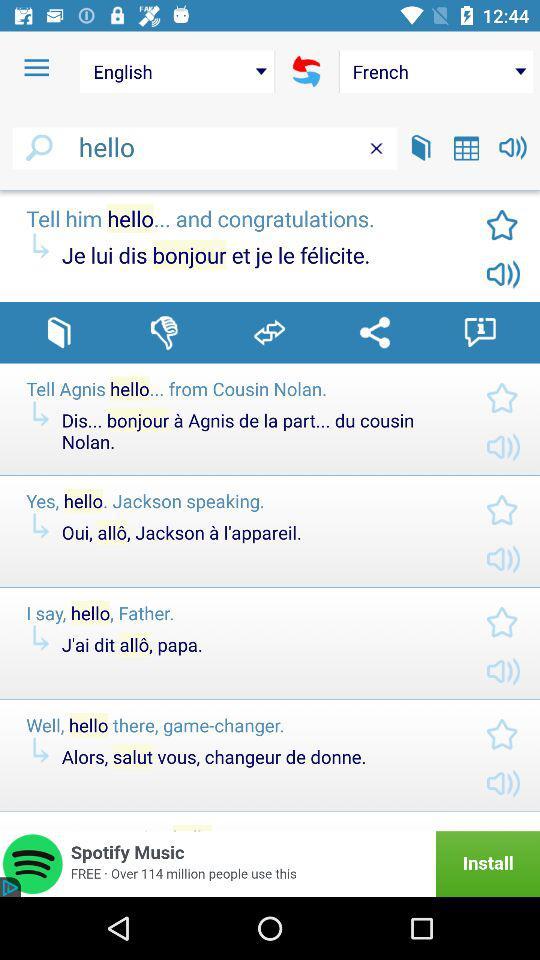  Describe the element at coordinates (479, 332) in the screenshot. I see `get information` at that location.